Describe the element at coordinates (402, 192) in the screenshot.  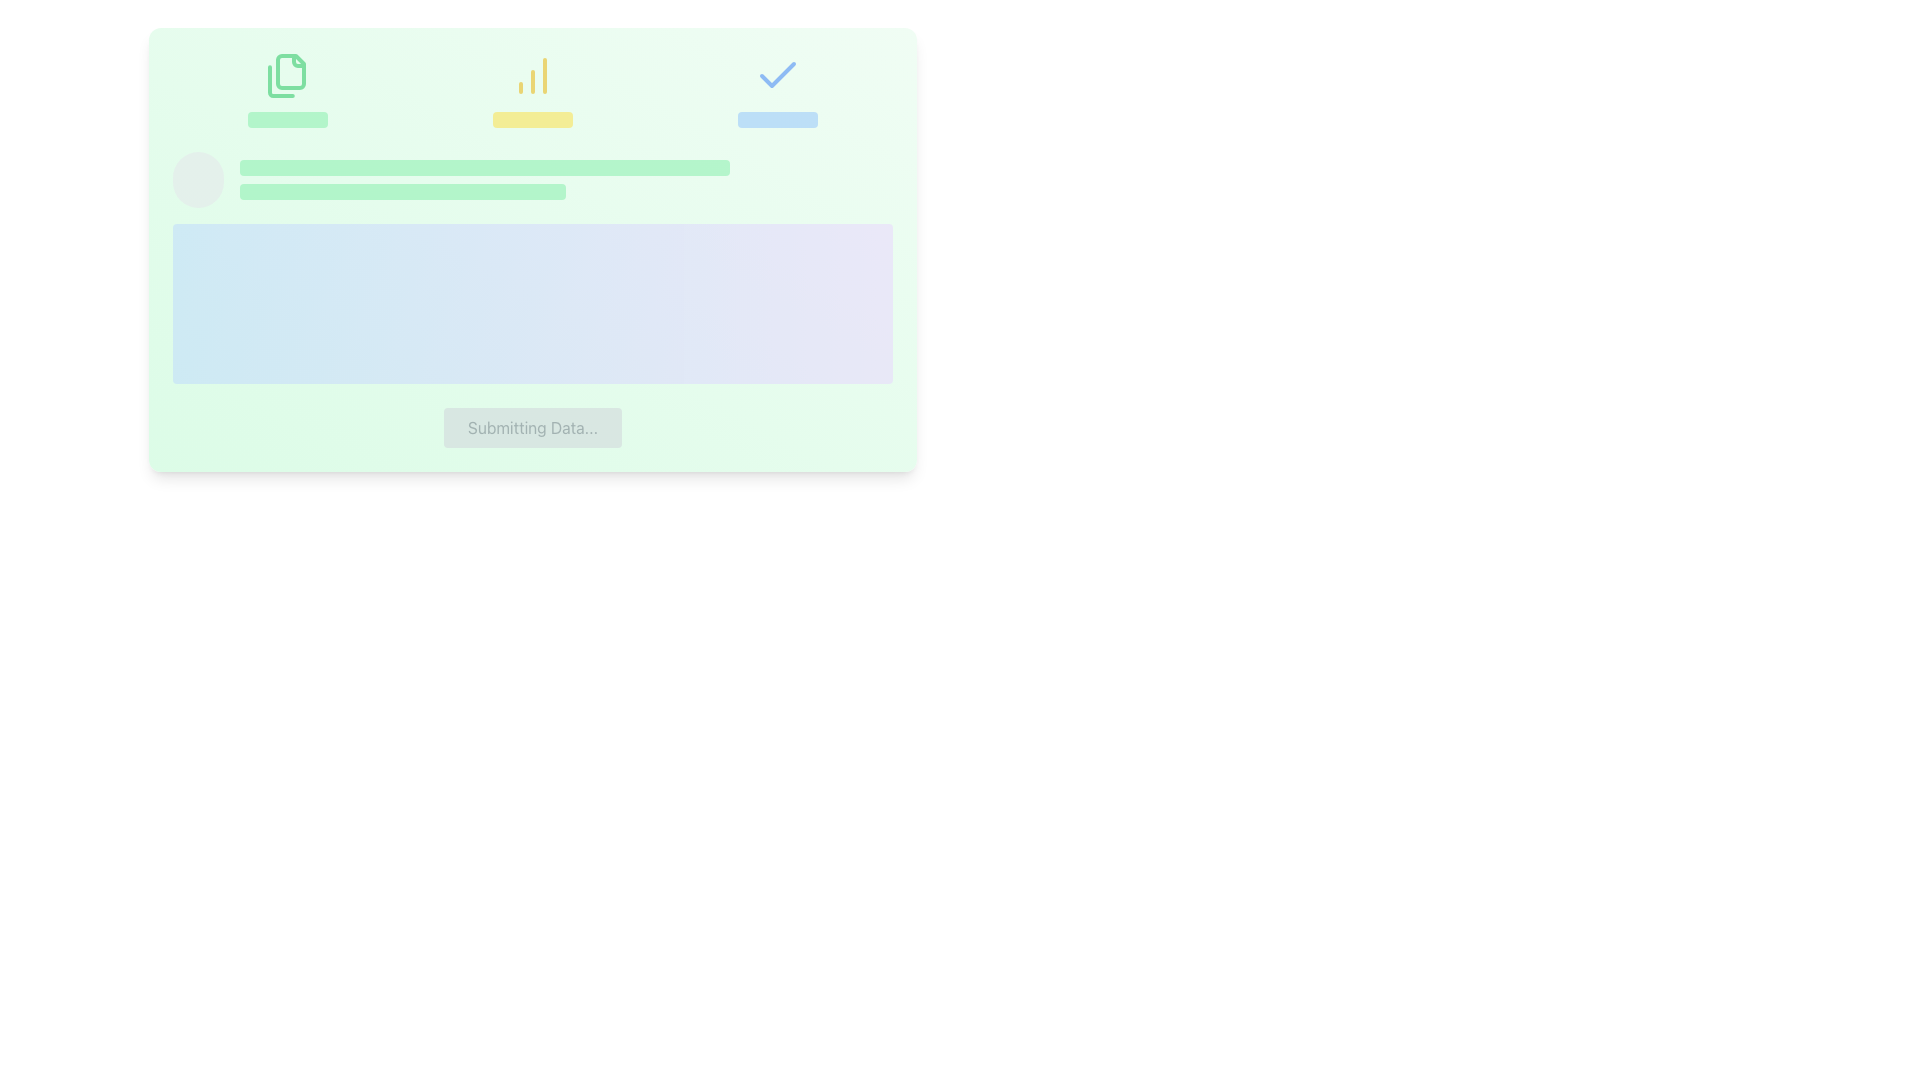
I see `the green progress bar with rounded corners, which is the second bar in a vertical group of two, located beneath a longer green bar` at that location.